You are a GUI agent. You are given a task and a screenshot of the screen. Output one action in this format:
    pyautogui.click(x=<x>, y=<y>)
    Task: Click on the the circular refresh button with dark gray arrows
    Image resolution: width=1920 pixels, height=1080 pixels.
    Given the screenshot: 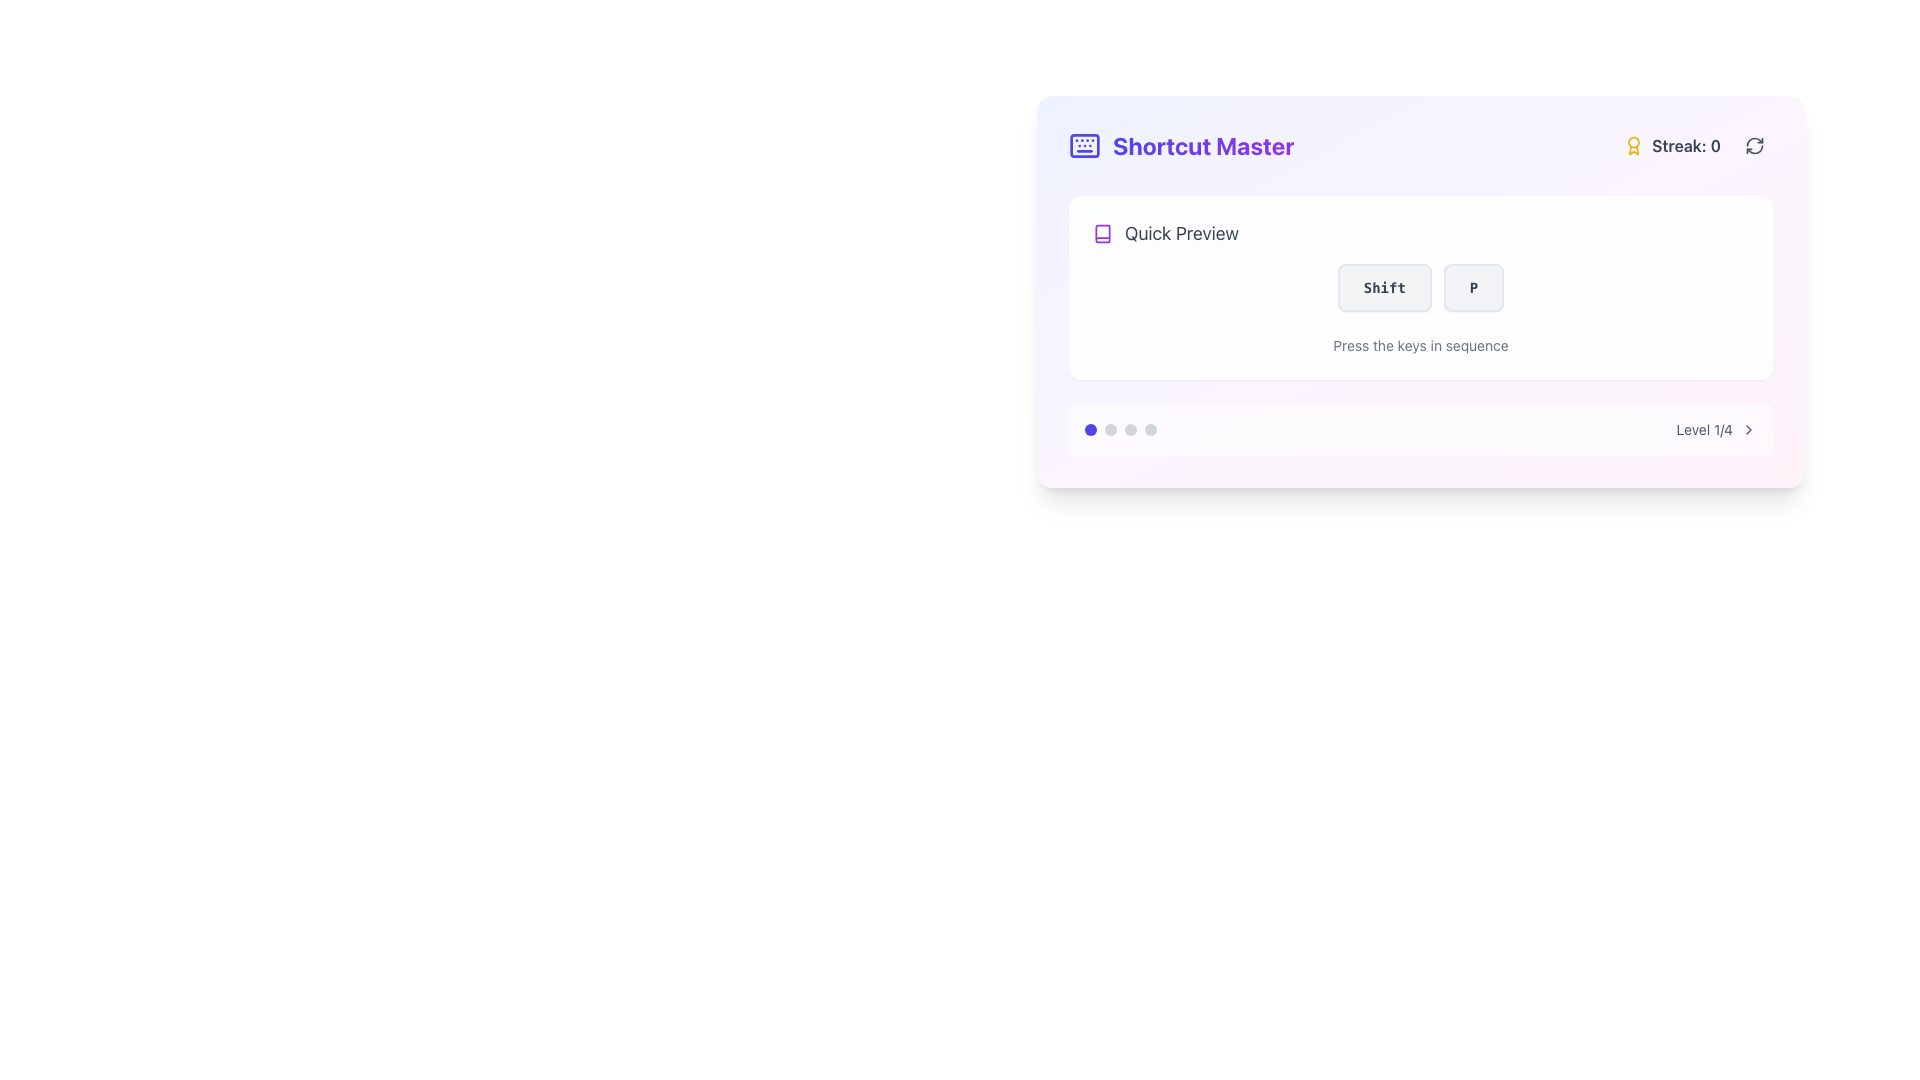 What is the action you would take?
    pyautogui.click(x=1754, y=145)
    